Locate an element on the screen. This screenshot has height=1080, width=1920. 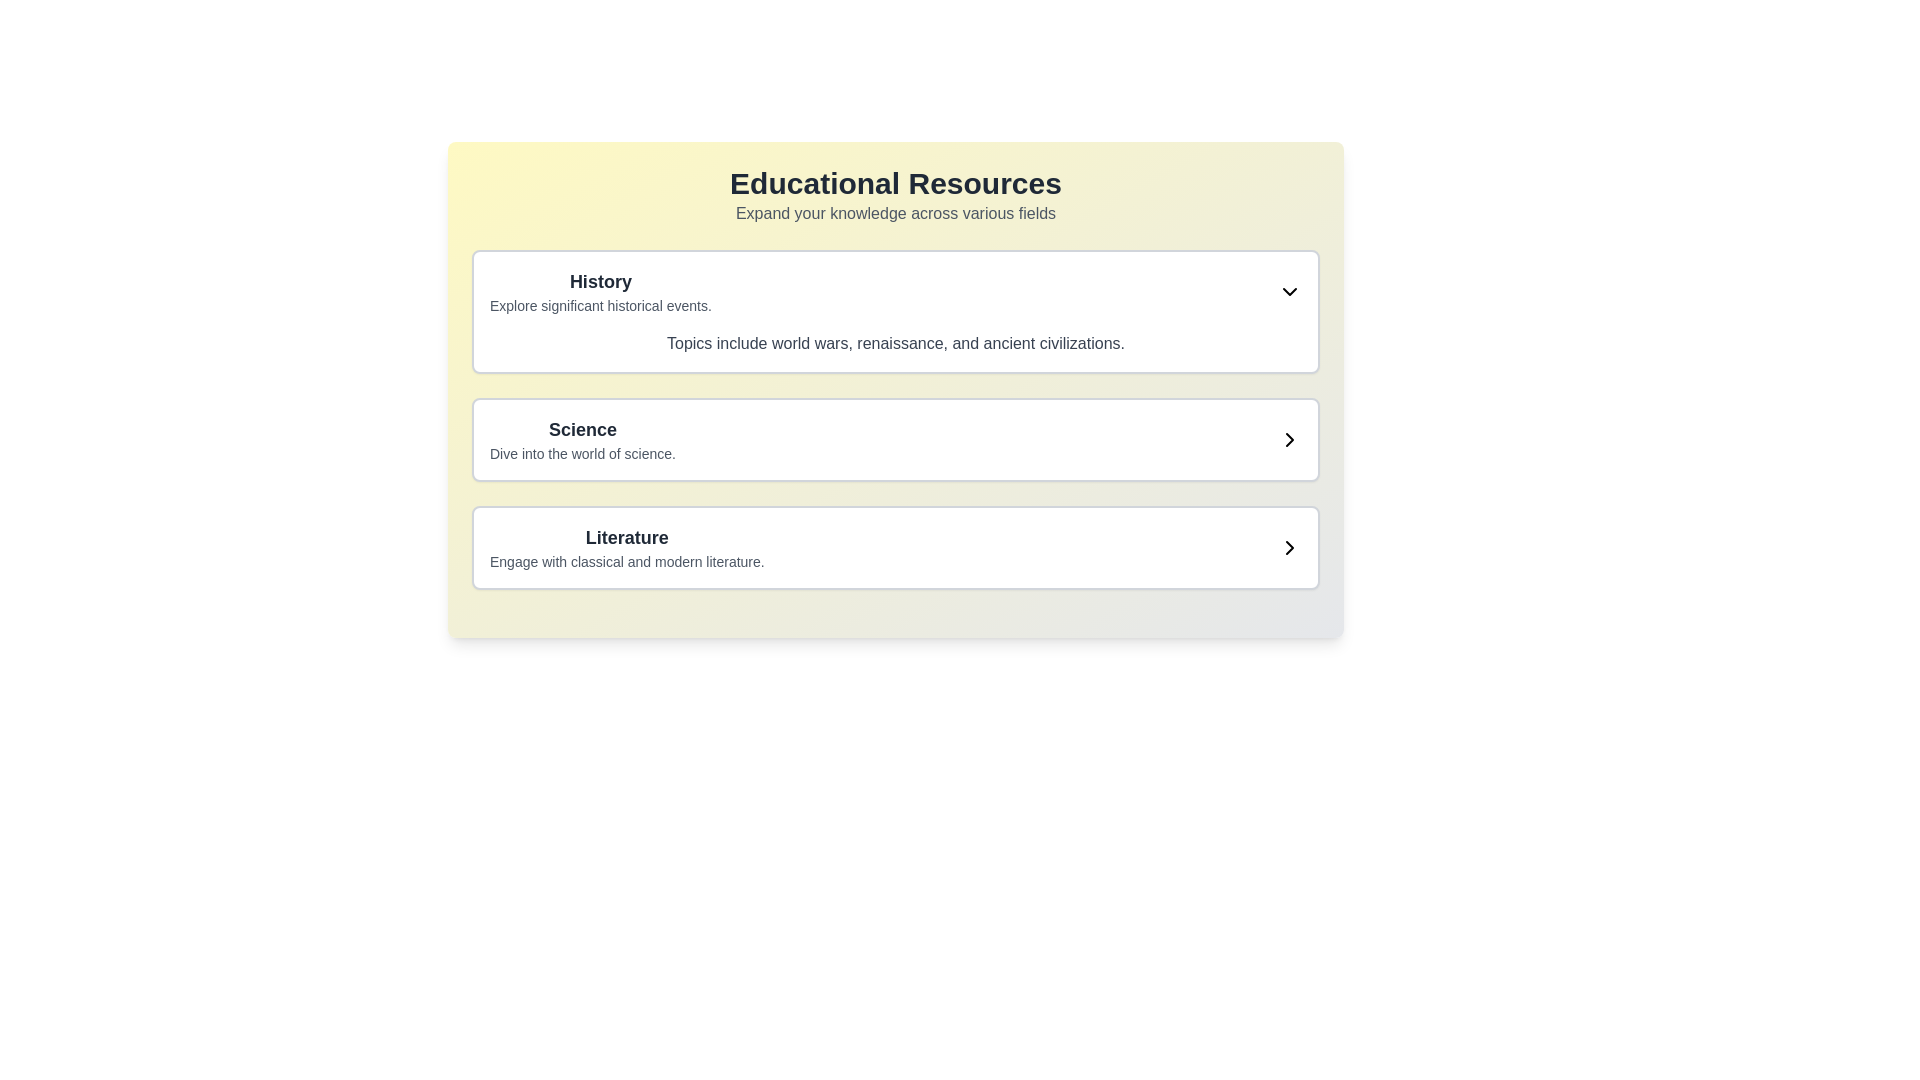
the 'Science' category Text Block in the educational resource menu is located at coordinates (581, 438).